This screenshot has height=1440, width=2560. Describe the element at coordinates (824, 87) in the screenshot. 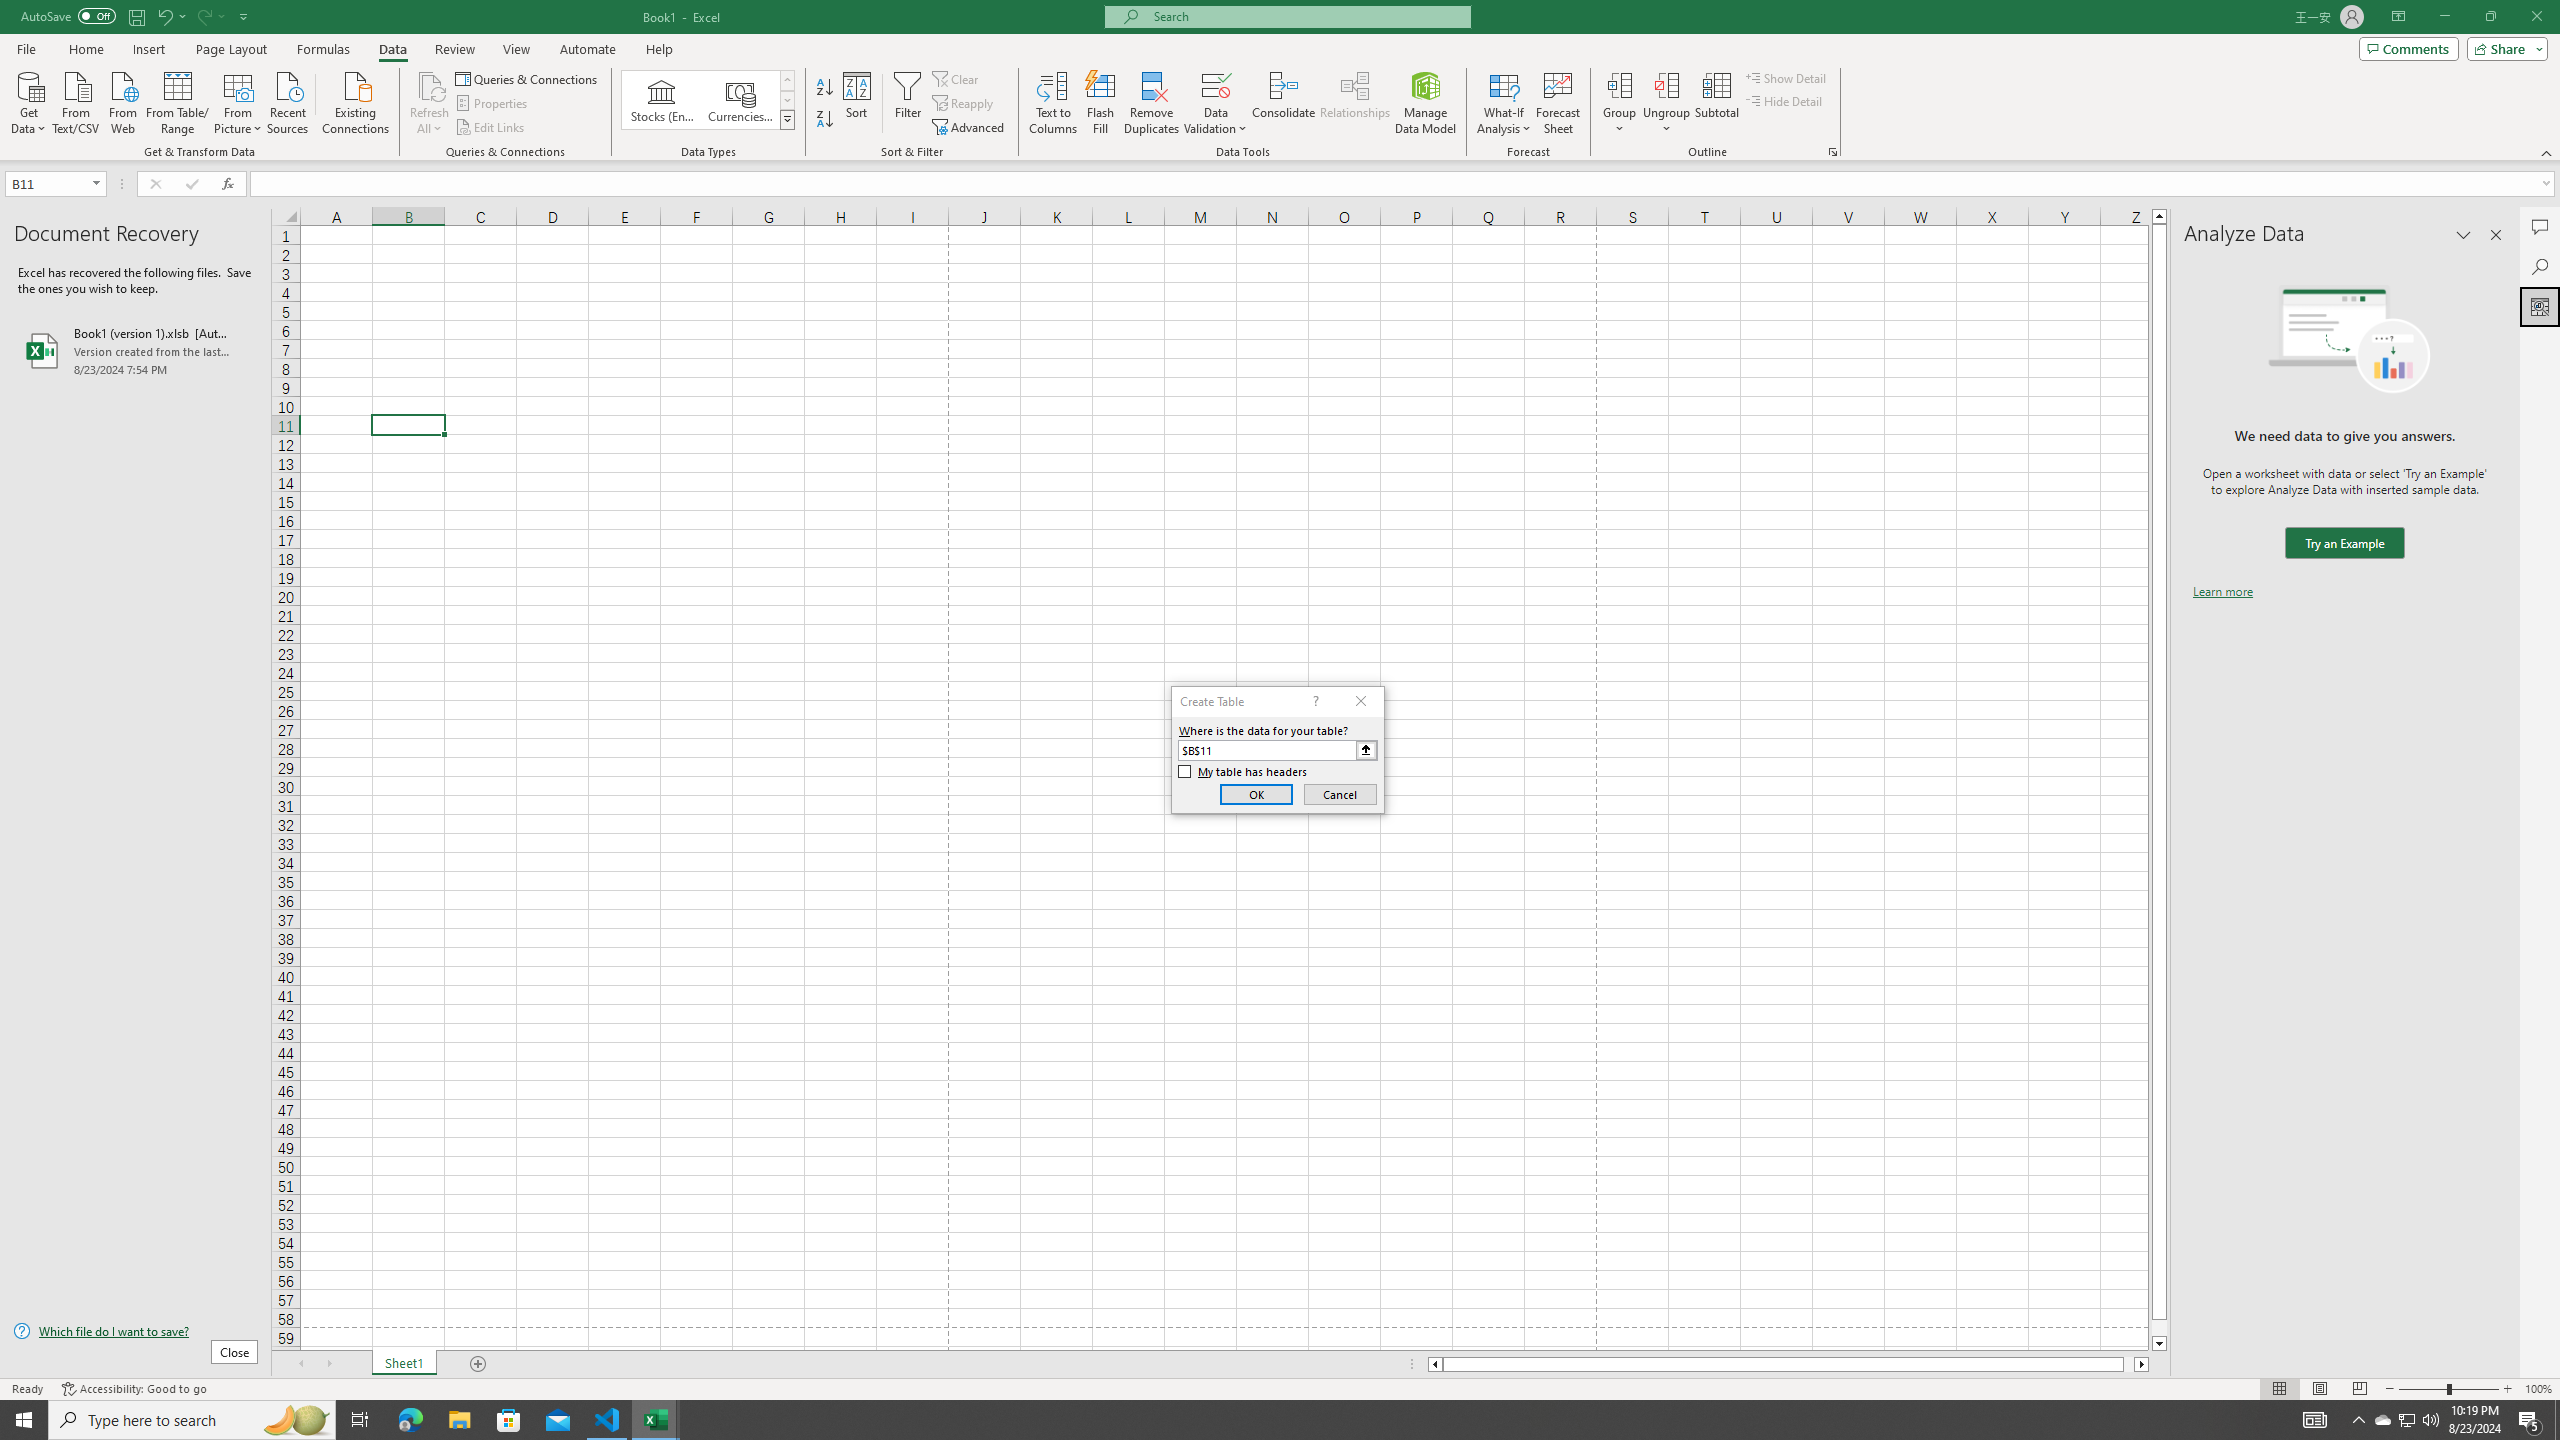

I see `'Sort A to Z'` at that location.